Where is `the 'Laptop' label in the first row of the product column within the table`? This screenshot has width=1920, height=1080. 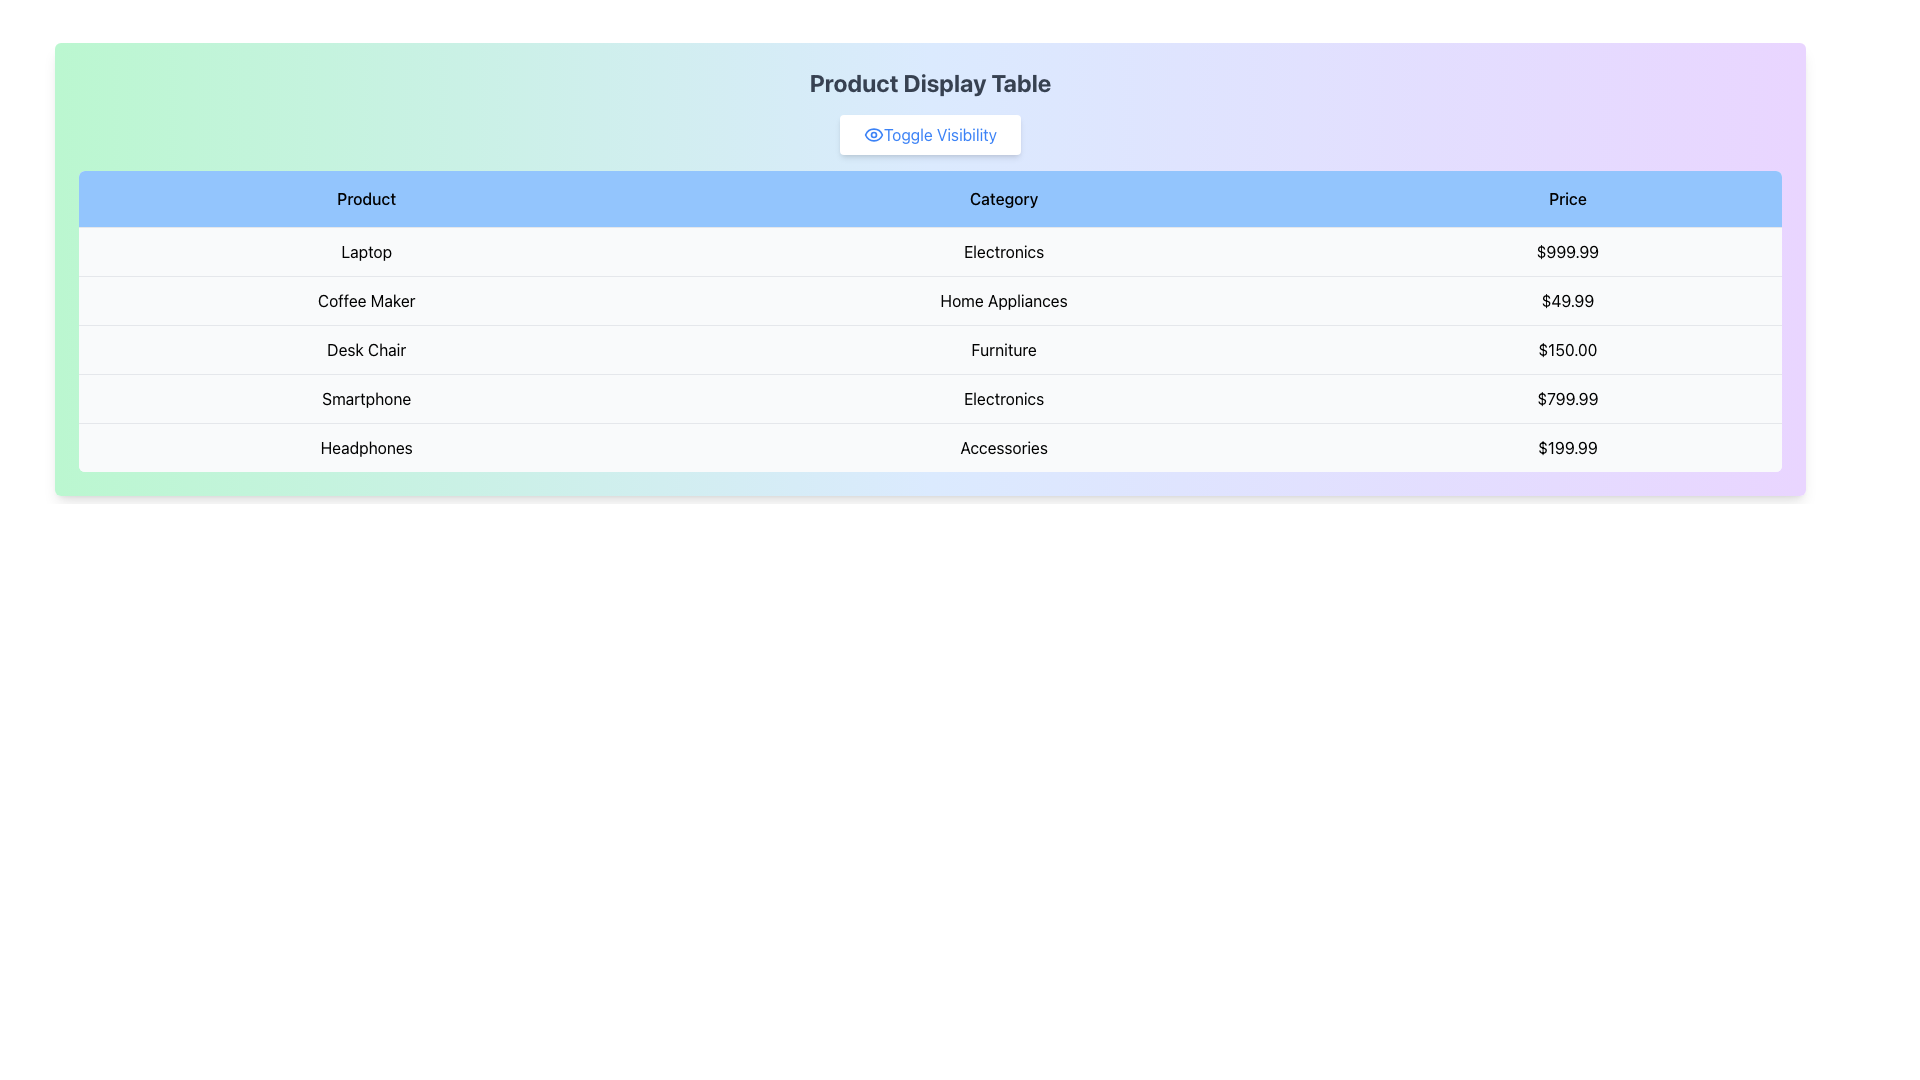 the 'Laptop' label in the first row of the product column within the table is located at coordinates (366, 250).